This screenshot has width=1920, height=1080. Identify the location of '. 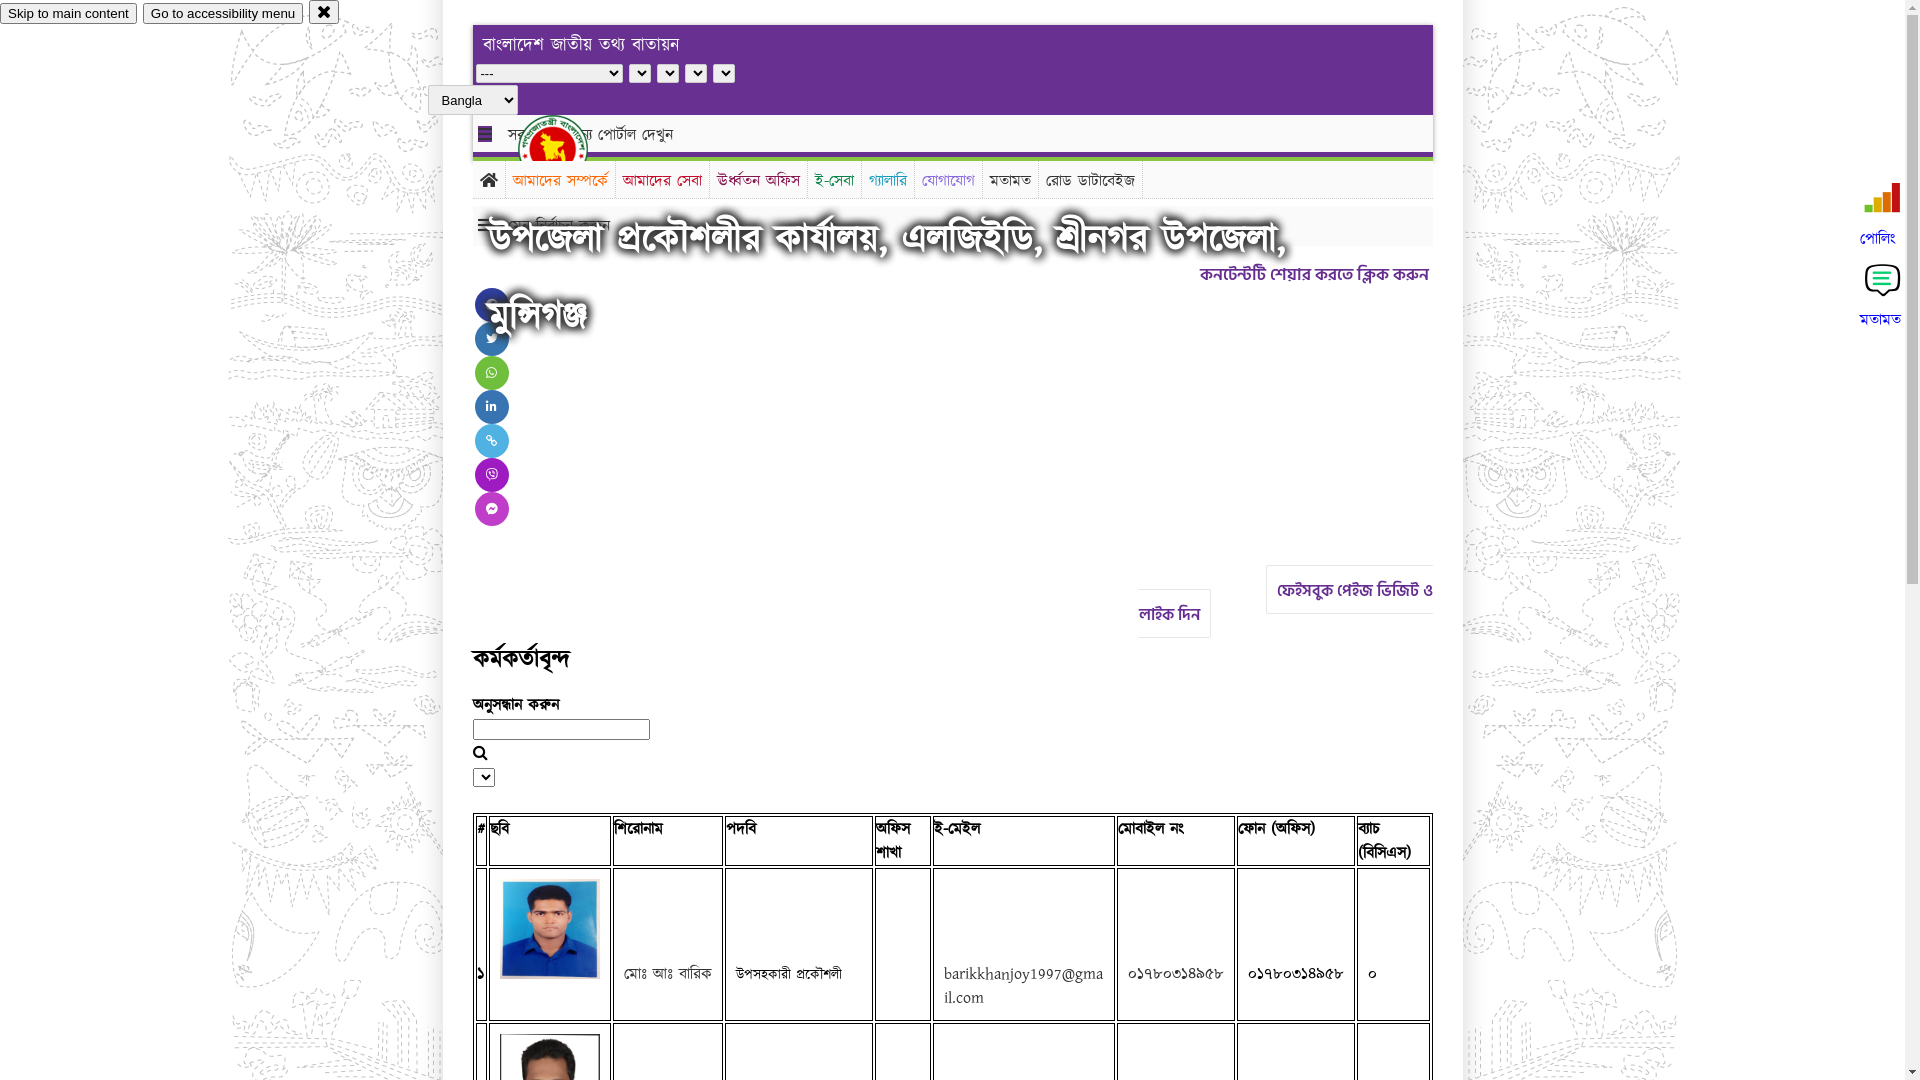
(569, 148).